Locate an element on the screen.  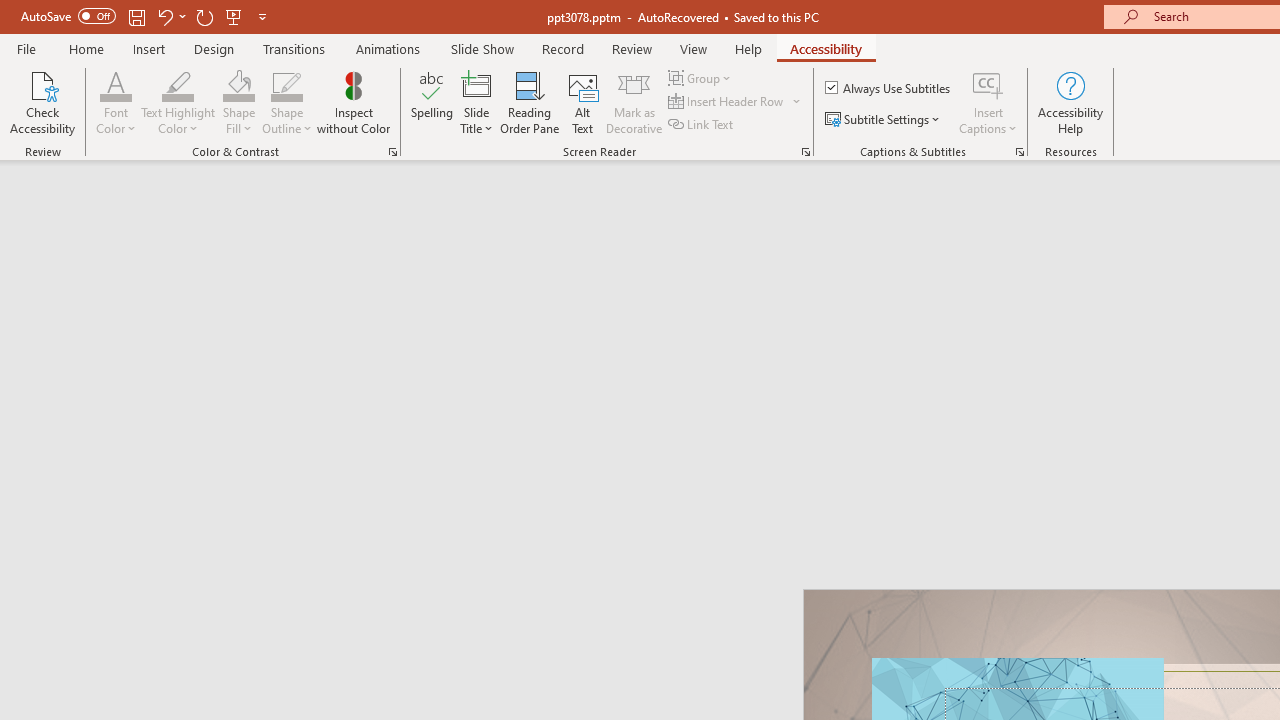
'Insert Captions' is located at coordinates (988, 103).